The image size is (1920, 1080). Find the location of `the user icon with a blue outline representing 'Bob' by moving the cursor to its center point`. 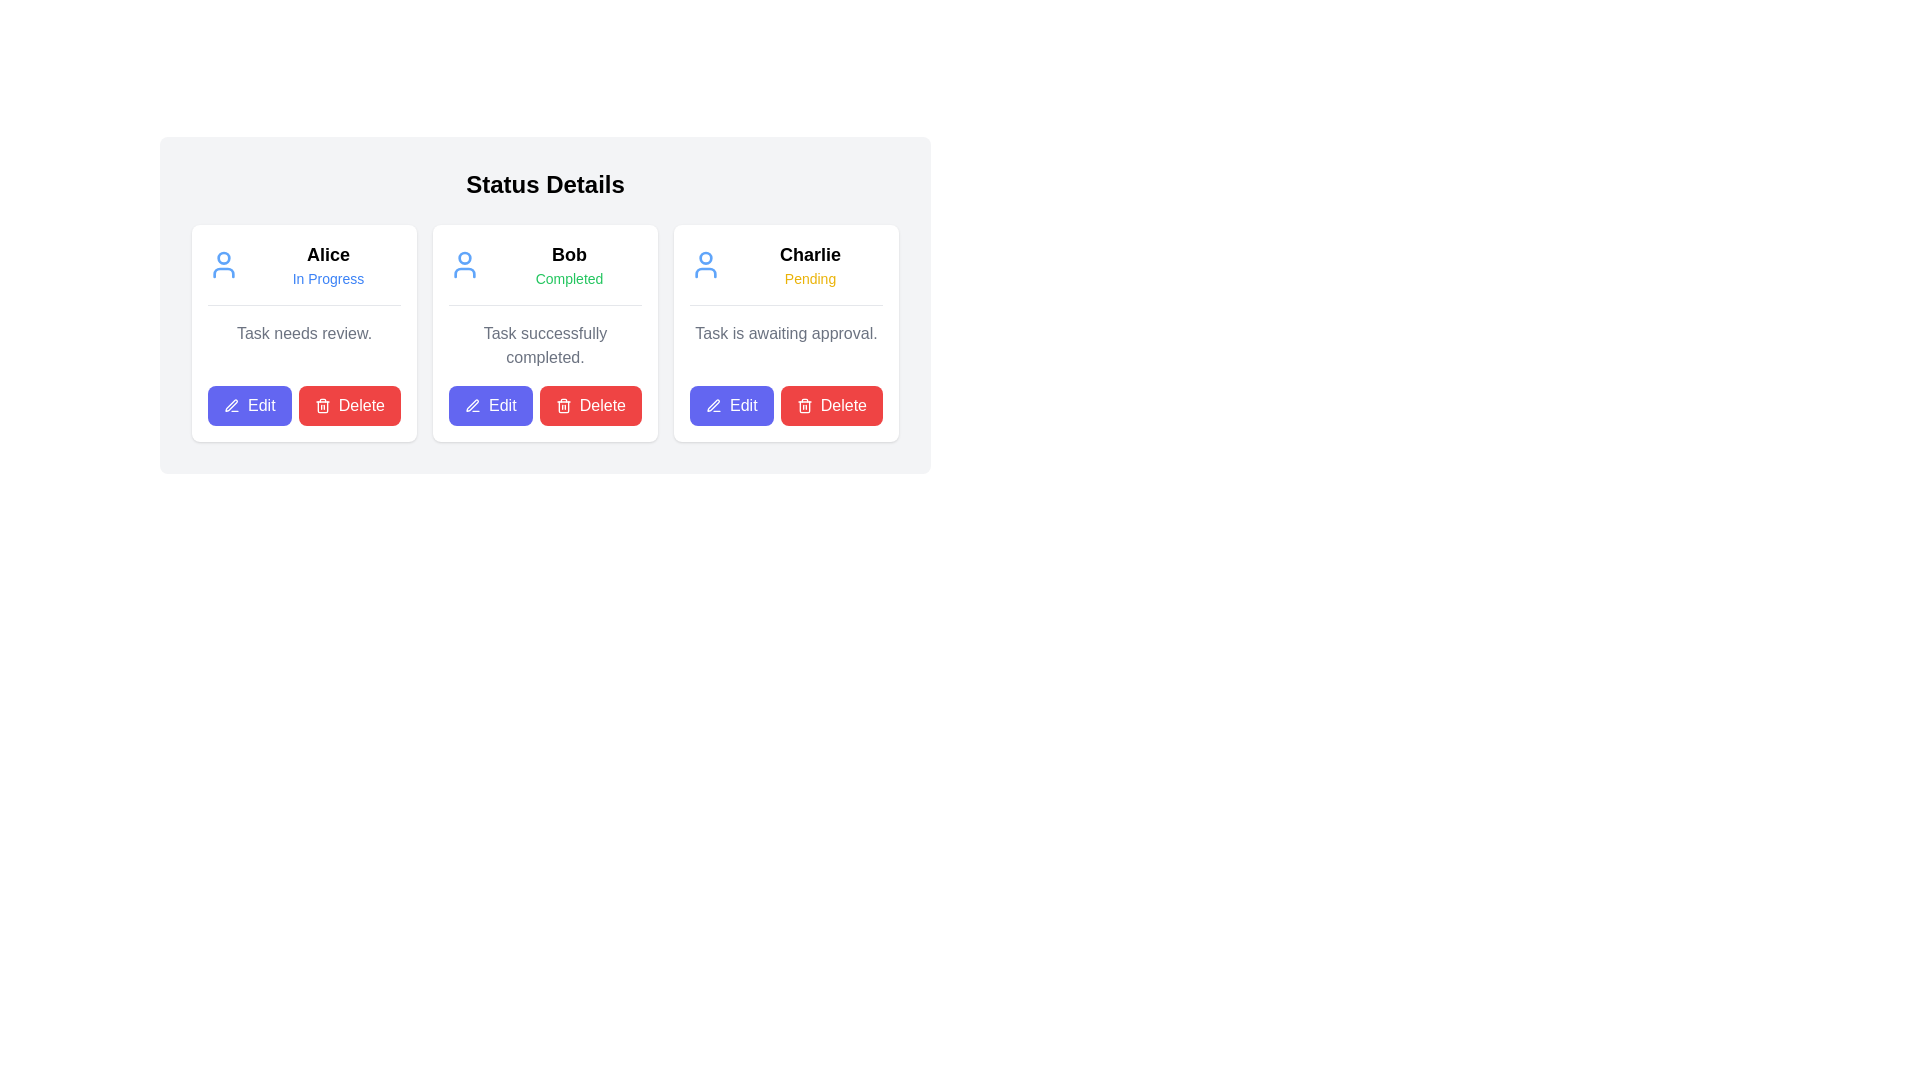

the user icon with a blue outline representing 'Bob' by moving the cursor to its center point is located at coordinates (464, 257).